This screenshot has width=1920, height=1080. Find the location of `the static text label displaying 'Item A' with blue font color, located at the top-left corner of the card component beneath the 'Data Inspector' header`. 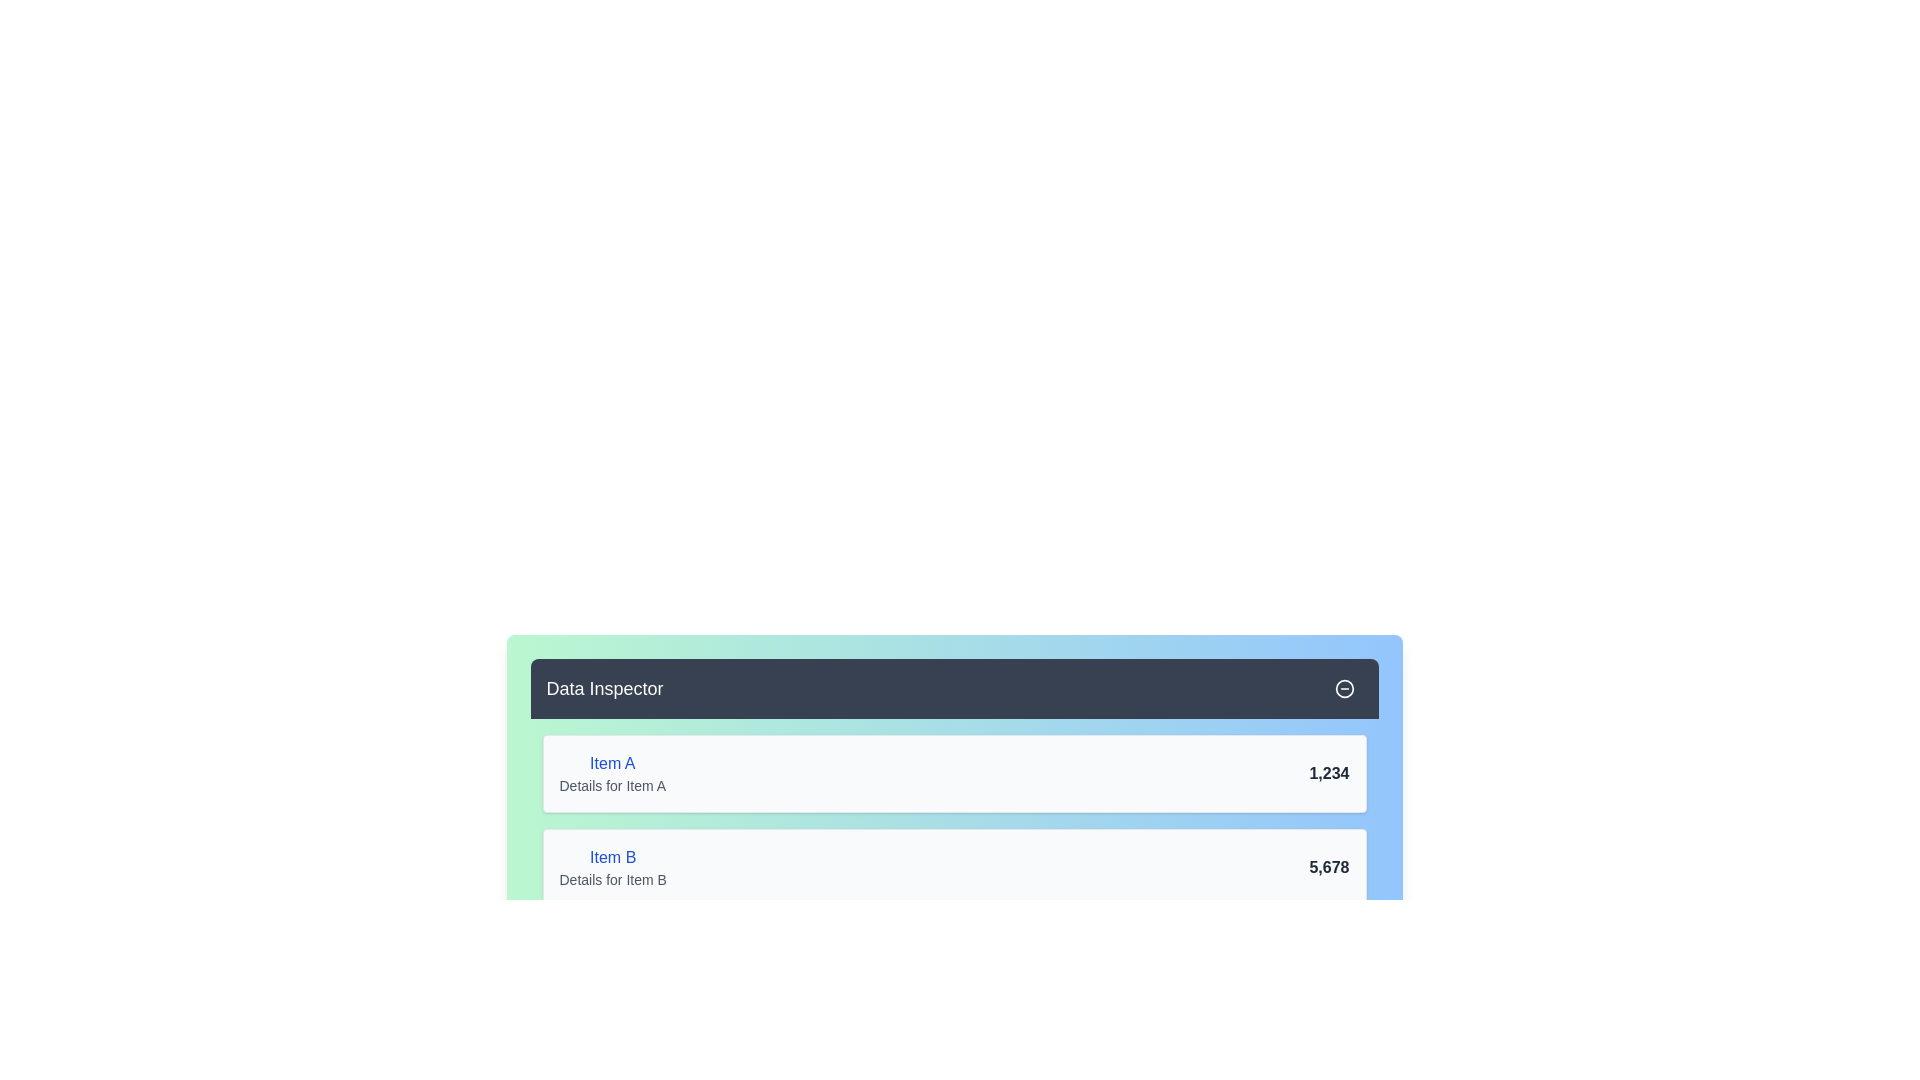

the static text label displaying 'Item A' with blue font color, located at the top-left corner of the card component beneath the 'Data Inspector' header is located at coordinates (611, 763).